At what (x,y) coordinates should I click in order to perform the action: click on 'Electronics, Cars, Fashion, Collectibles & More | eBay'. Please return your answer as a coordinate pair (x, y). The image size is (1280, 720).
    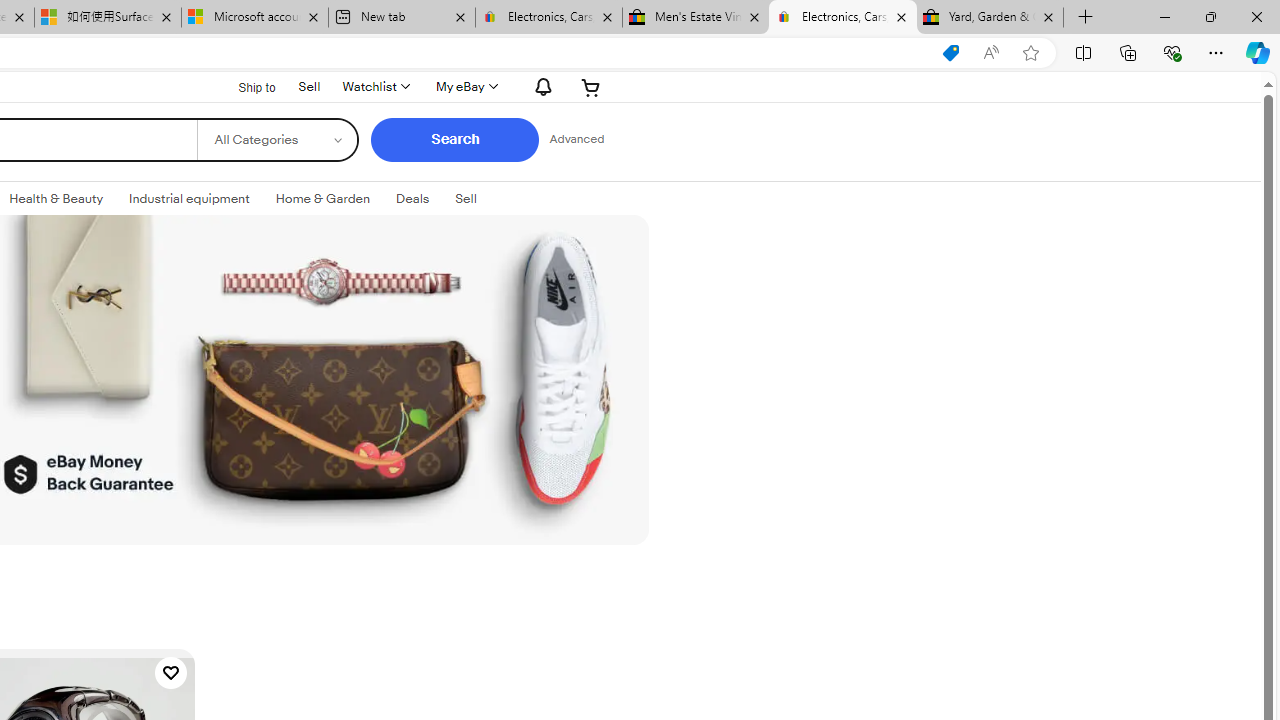
    Looking at the image, I should click on (843, 17).